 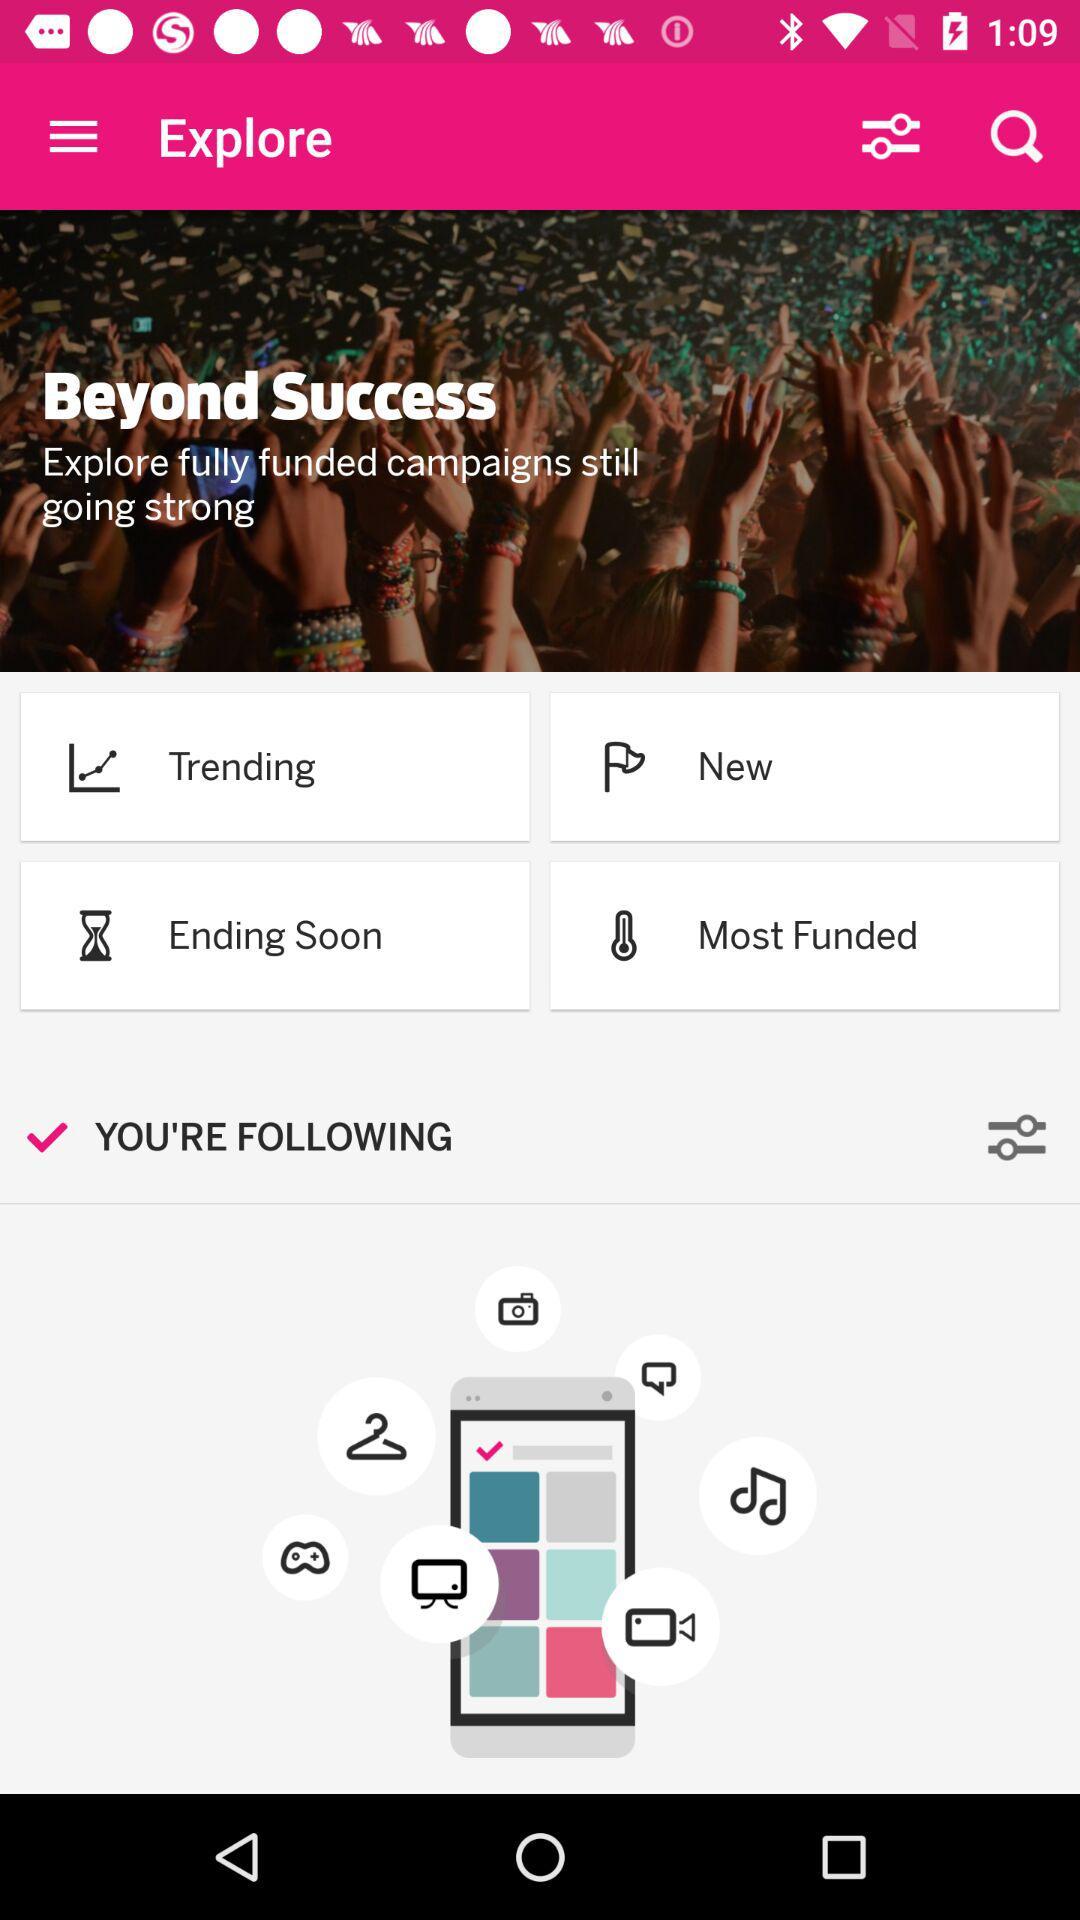 I want to click on the icon to the left of the explore item, so click(x=72, y=135).